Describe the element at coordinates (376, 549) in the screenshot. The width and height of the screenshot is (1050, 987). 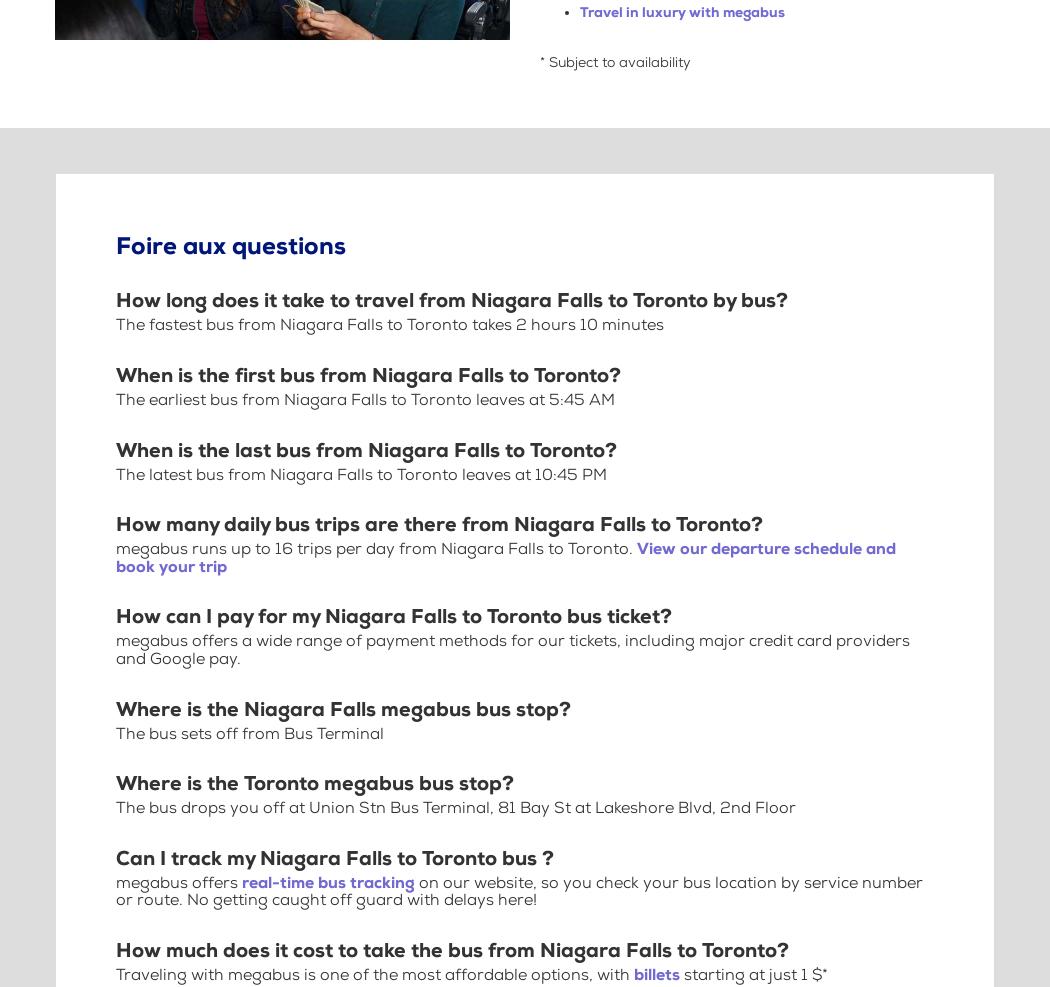
I see `'megabus runs up to 16 trips per day from Niagara Falls to Toronto.'` at that location.